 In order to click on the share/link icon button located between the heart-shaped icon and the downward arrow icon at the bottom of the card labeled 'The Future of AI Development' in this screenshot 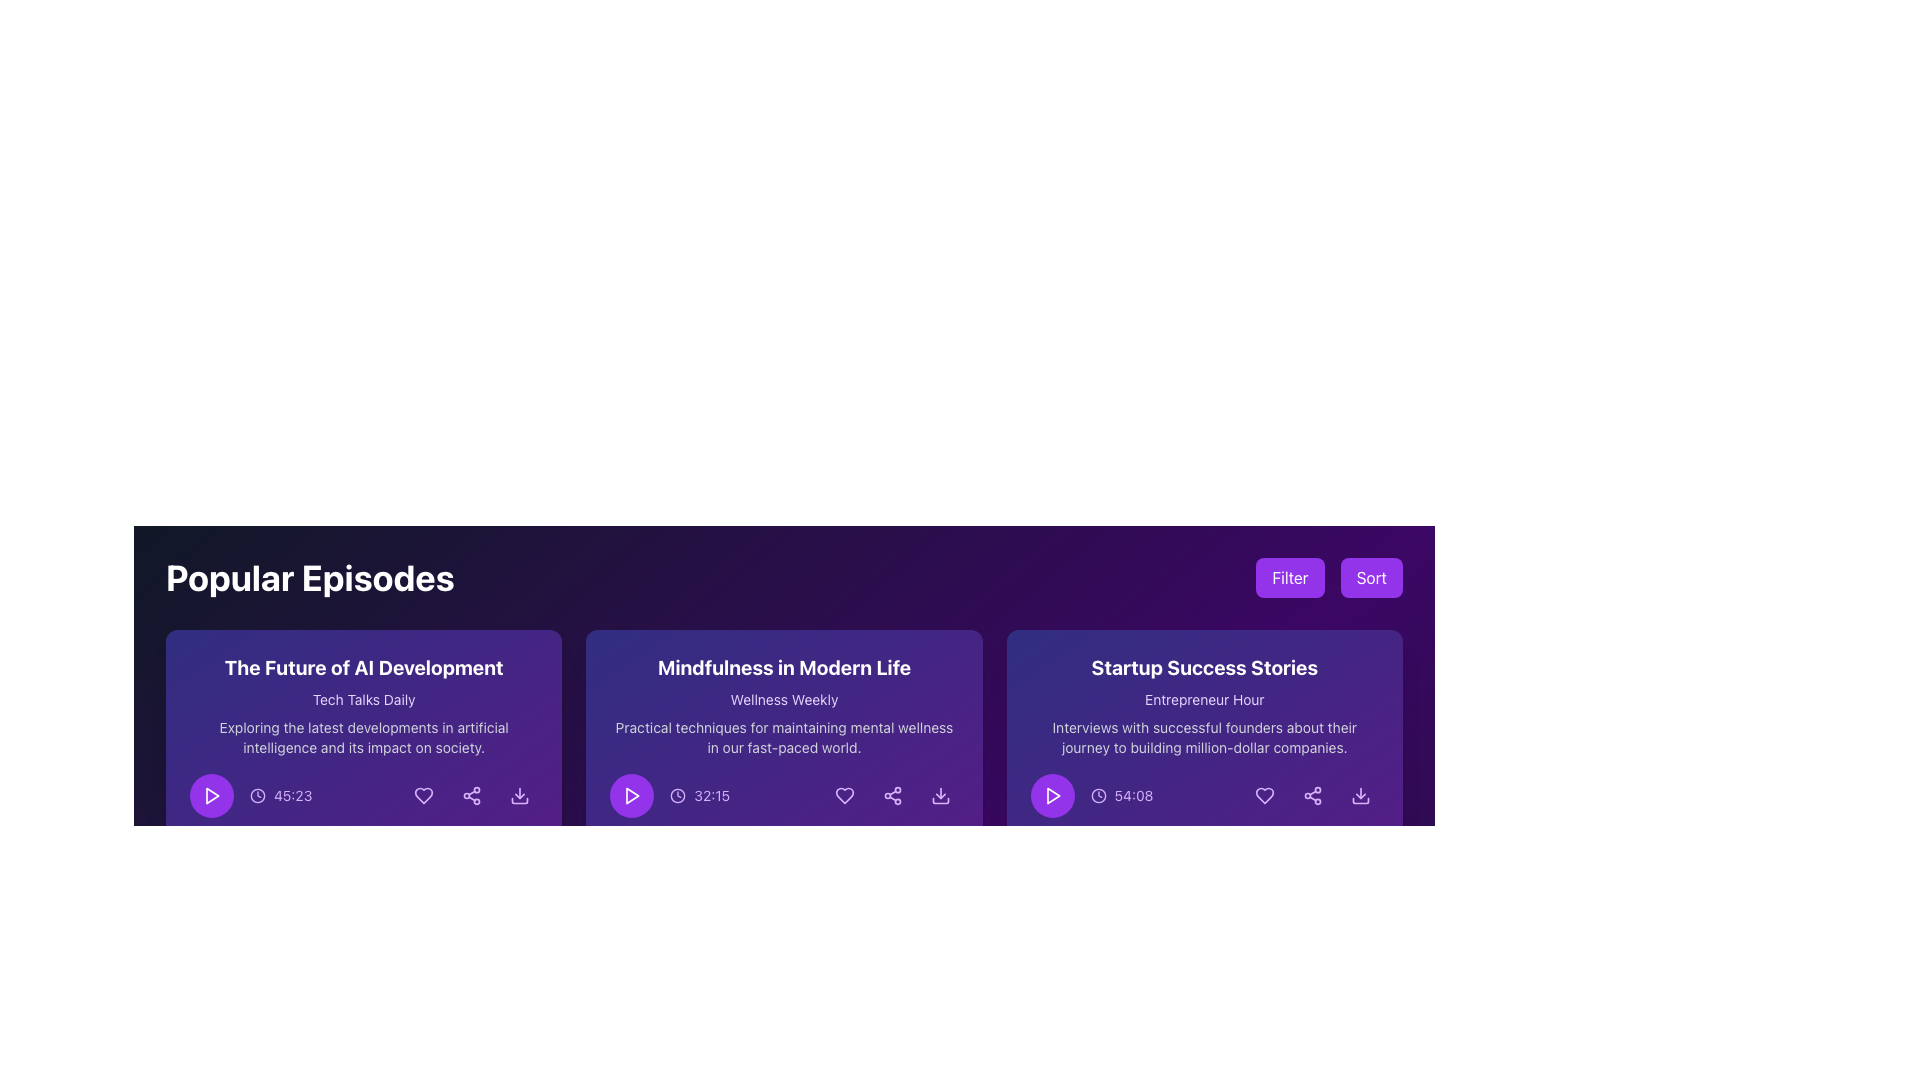, I will do `click(471, 794)`.